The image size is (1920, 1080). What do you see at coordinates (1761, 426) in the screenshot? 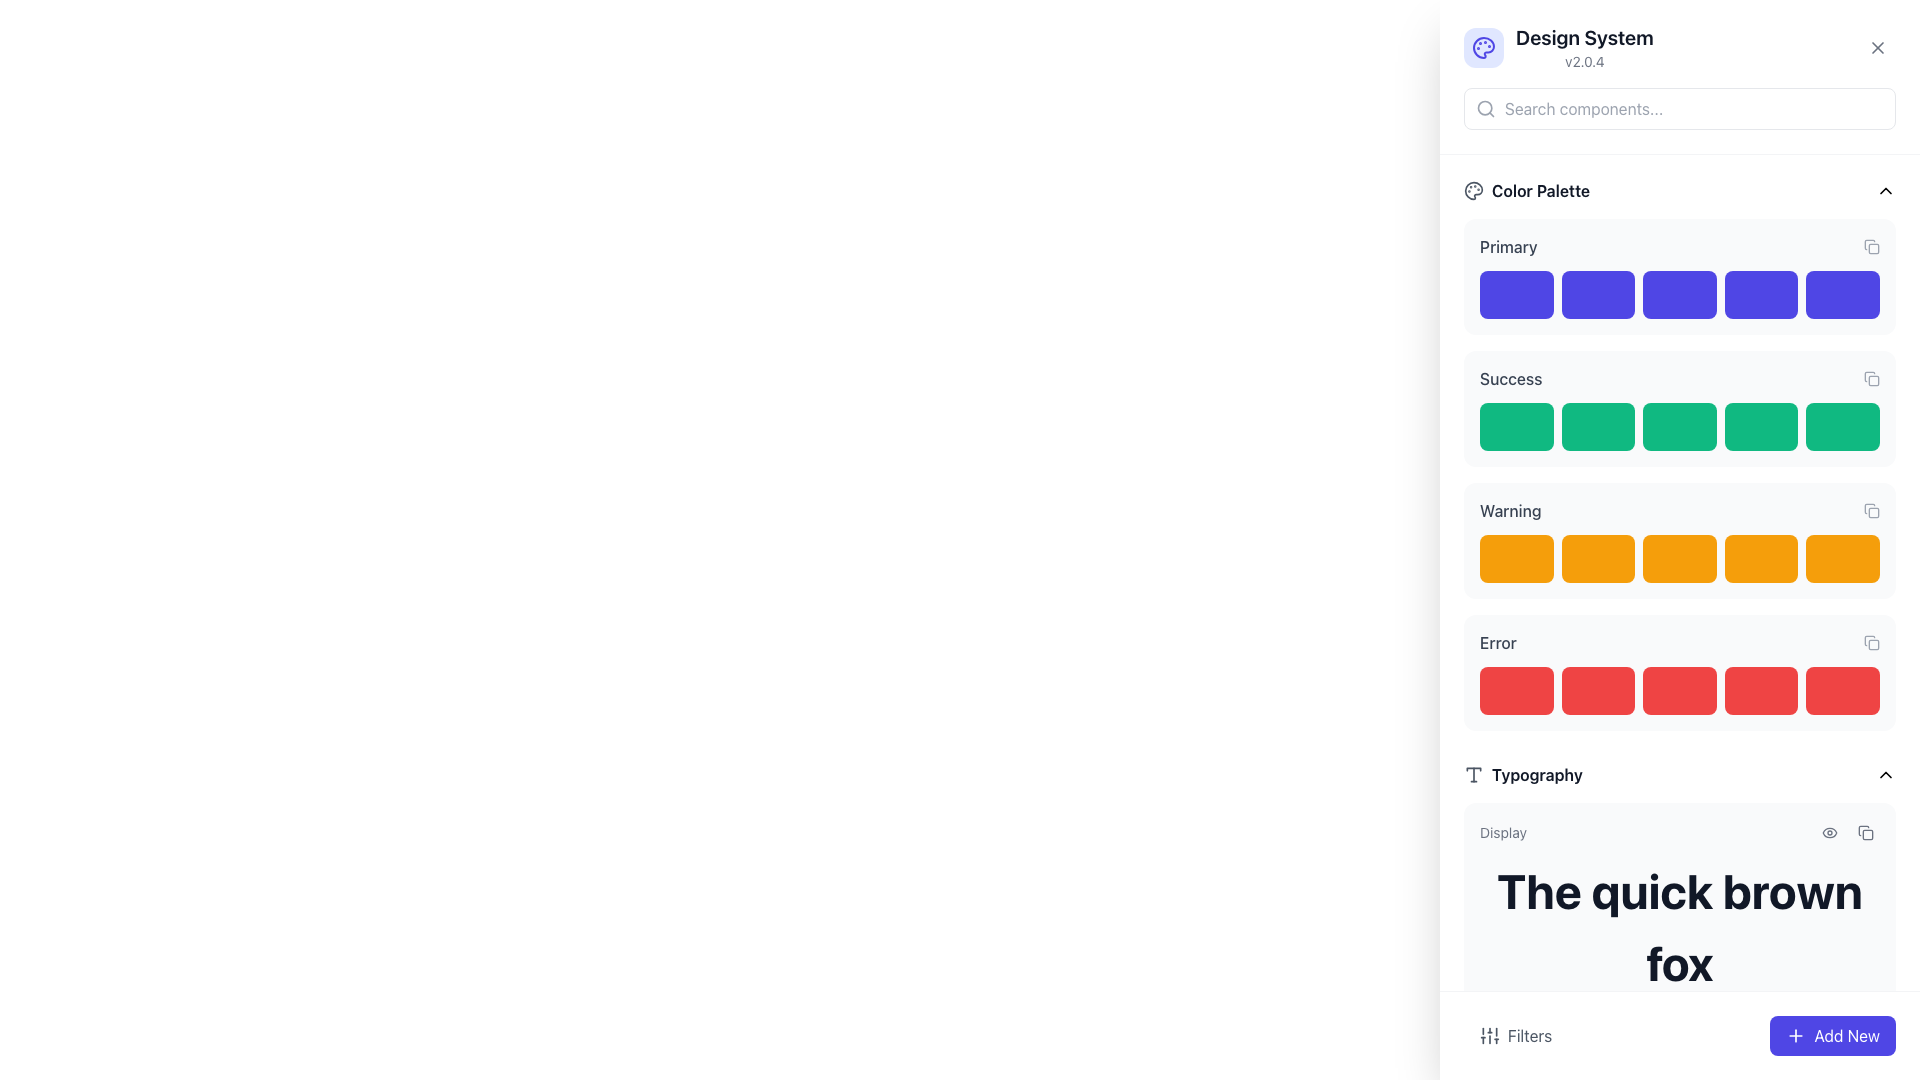
I see `the fourth rectangular component with a vibrant green background in the 'Color Palette' section under the 'Success' category` at bounding box center [1761, 426].